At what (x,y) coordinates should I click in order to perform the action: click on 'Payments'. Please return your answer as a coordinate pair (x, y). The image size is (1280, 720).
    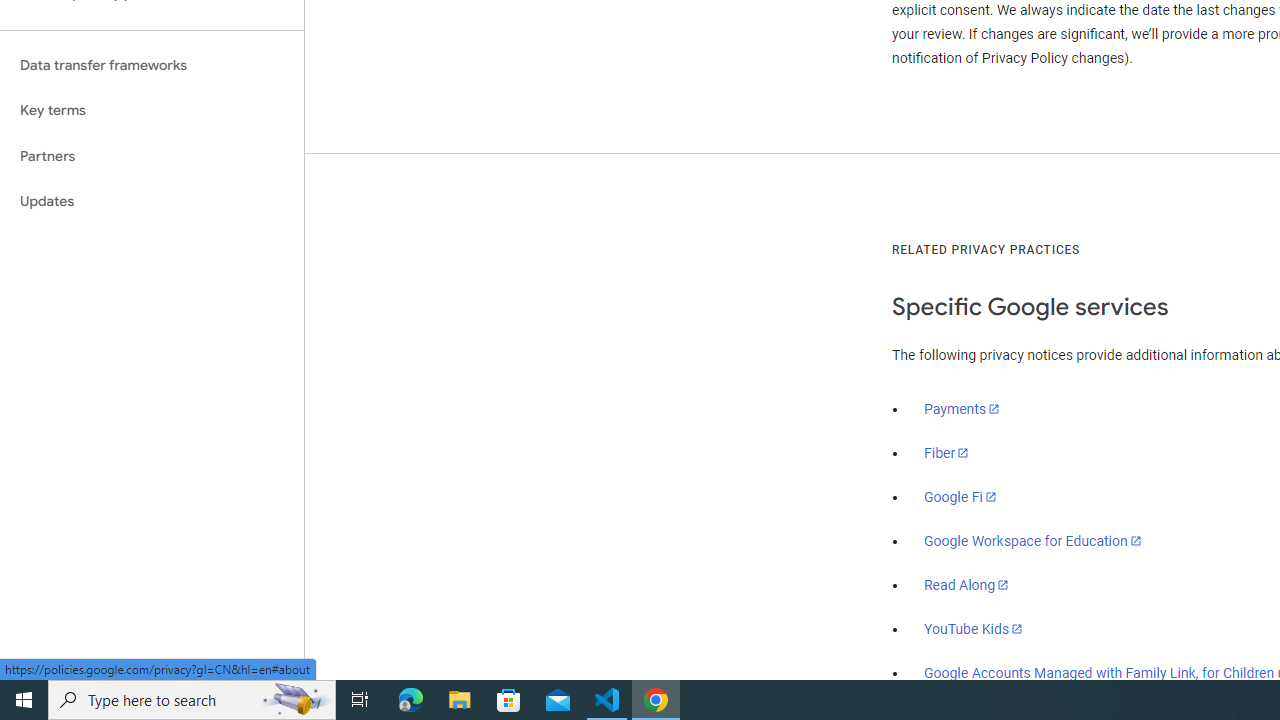
    Looking at the image, I should click on (962, 408).